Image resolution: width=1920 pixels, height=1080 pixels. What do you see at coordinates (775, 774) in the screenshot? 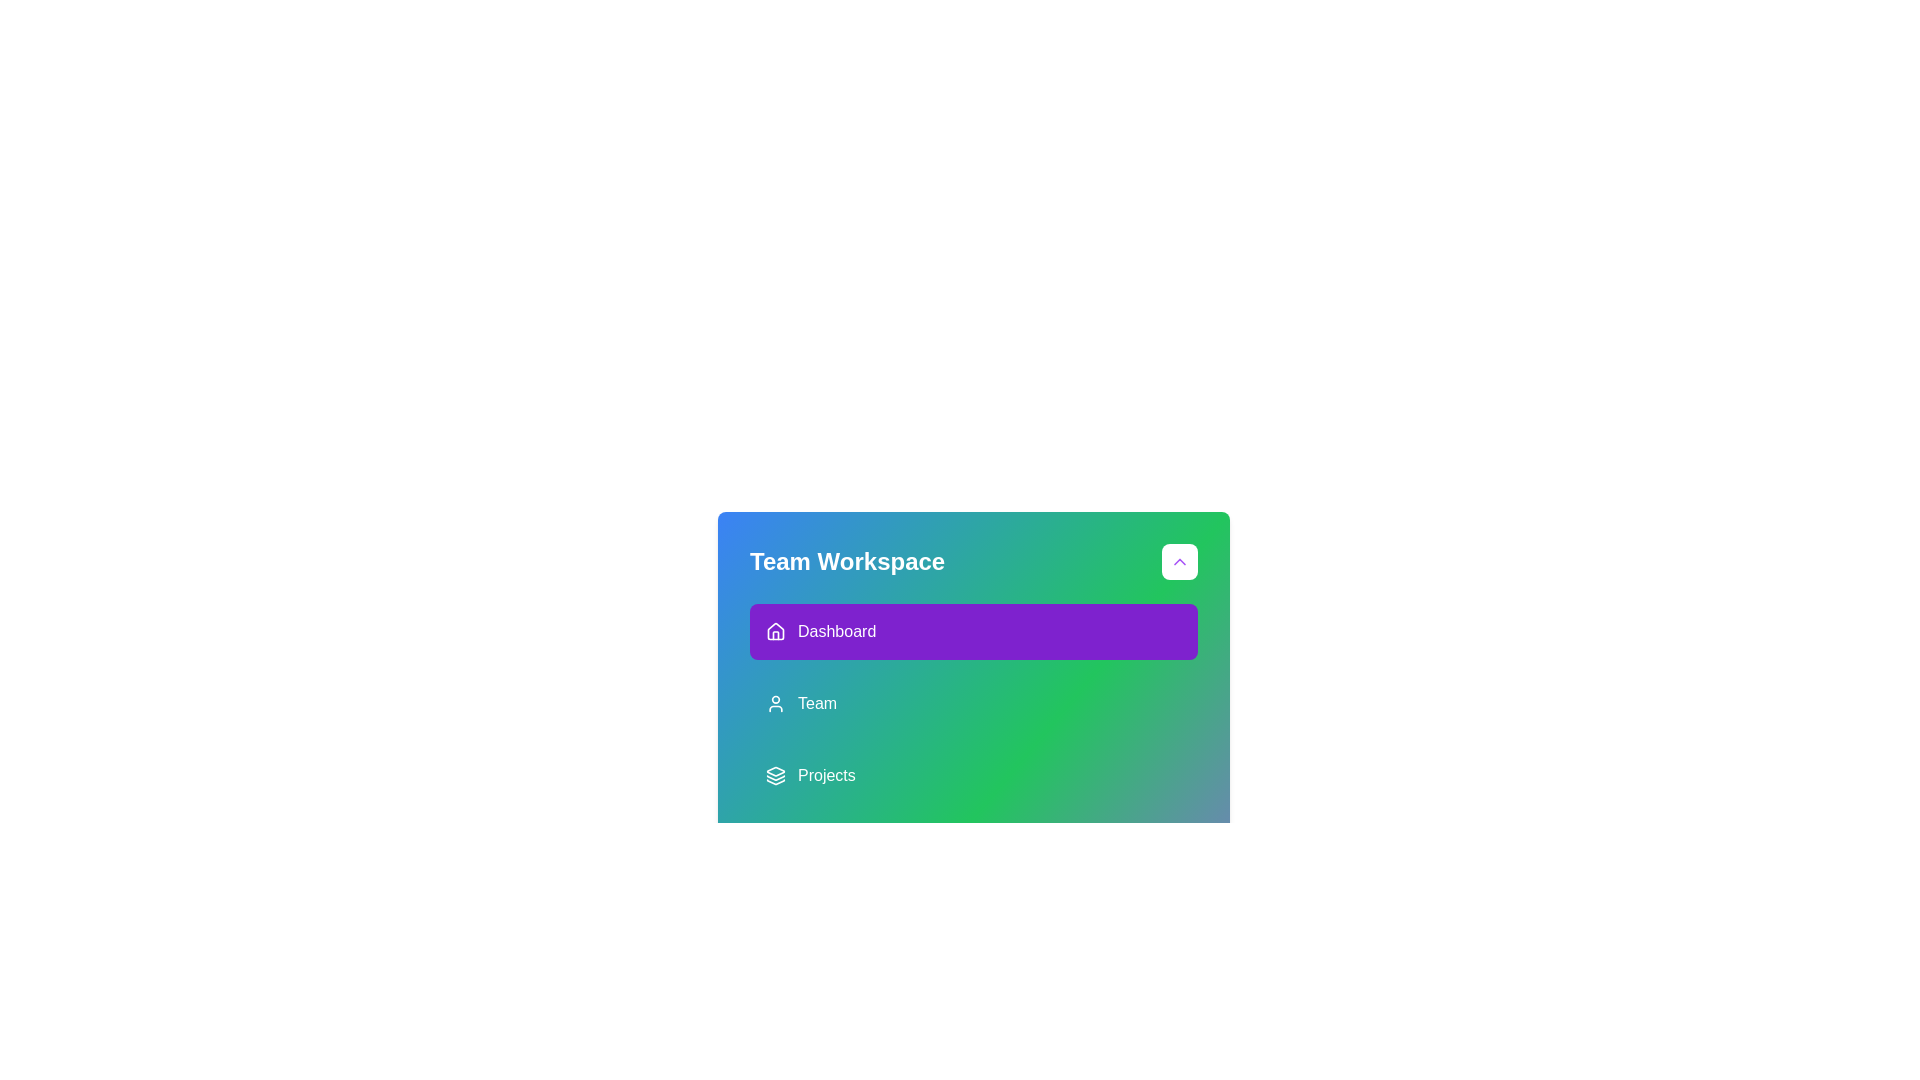
I see `the 'Projects' icon located at the top left of the 'Projects' label in the sidebar menu` at bounding box center [775, 774].